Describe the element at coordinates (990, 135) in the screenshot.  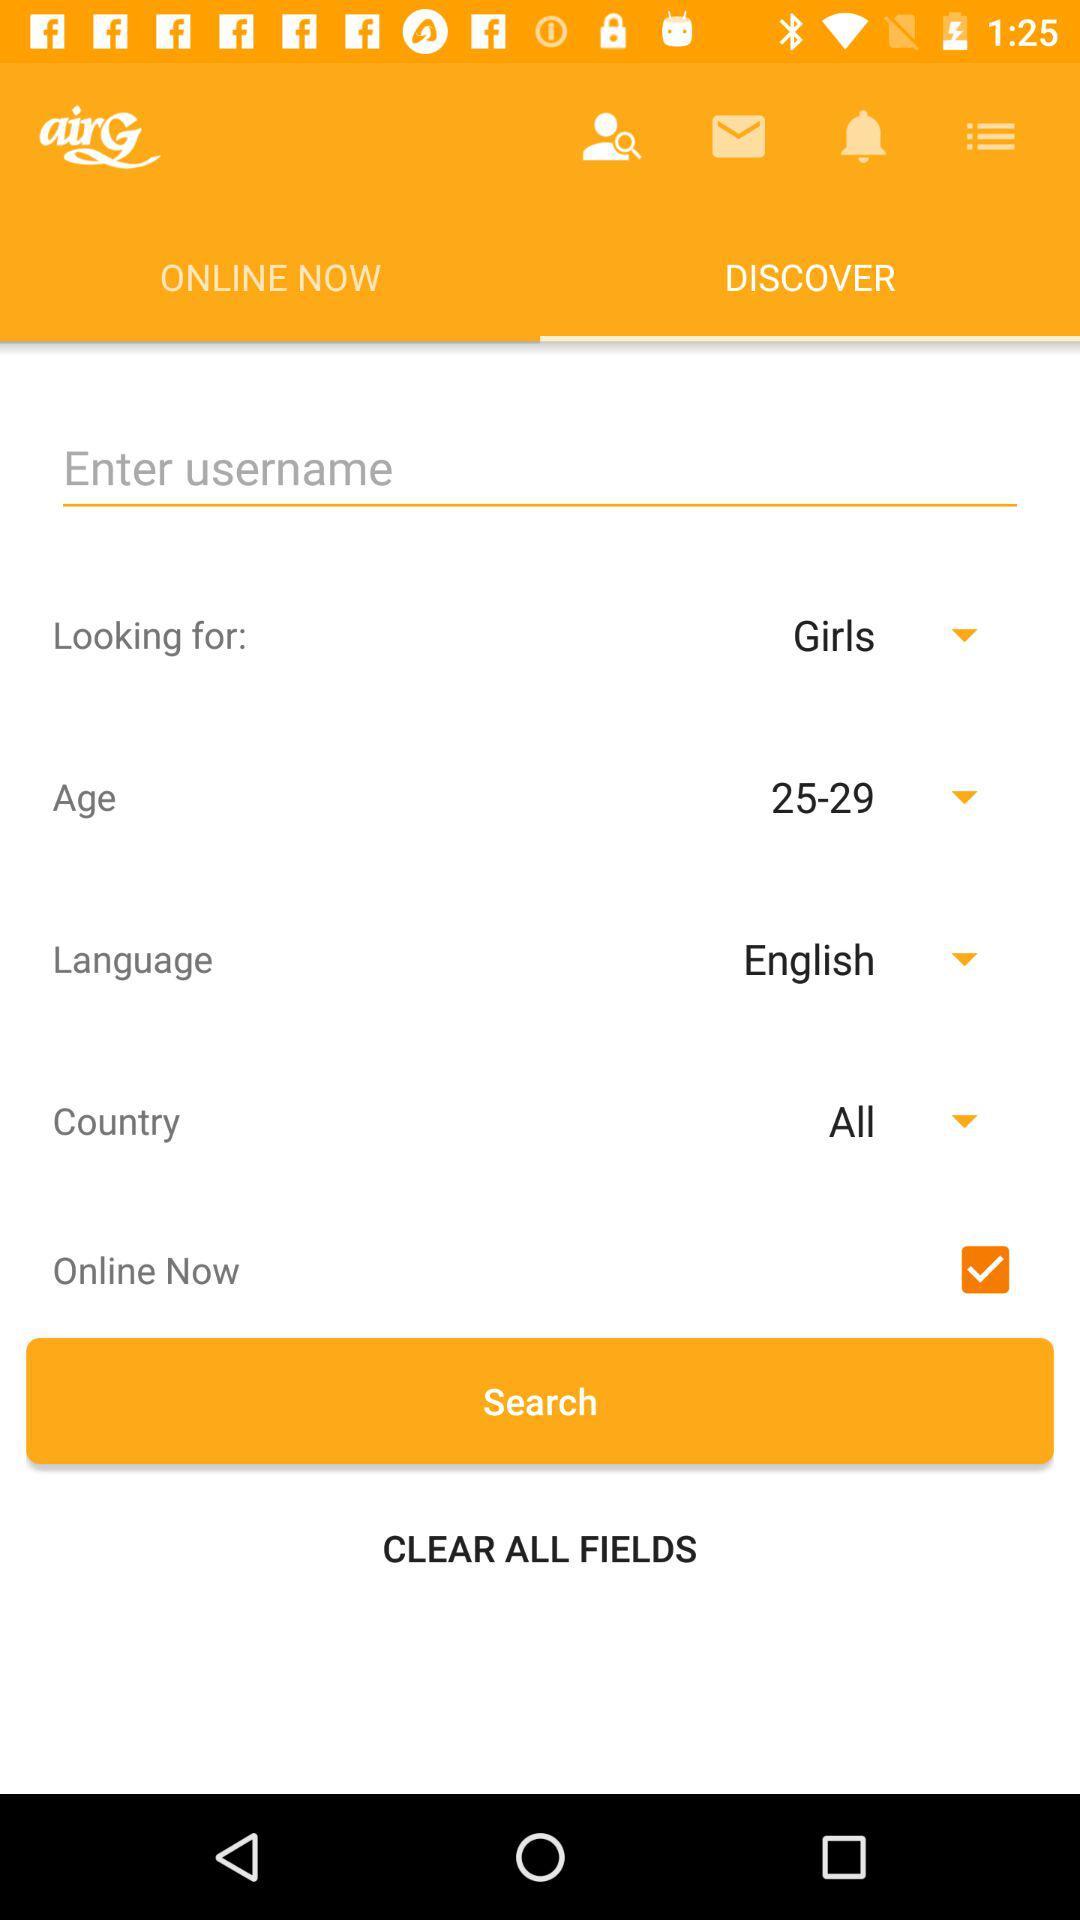
I see `app above the discover item` at that location.